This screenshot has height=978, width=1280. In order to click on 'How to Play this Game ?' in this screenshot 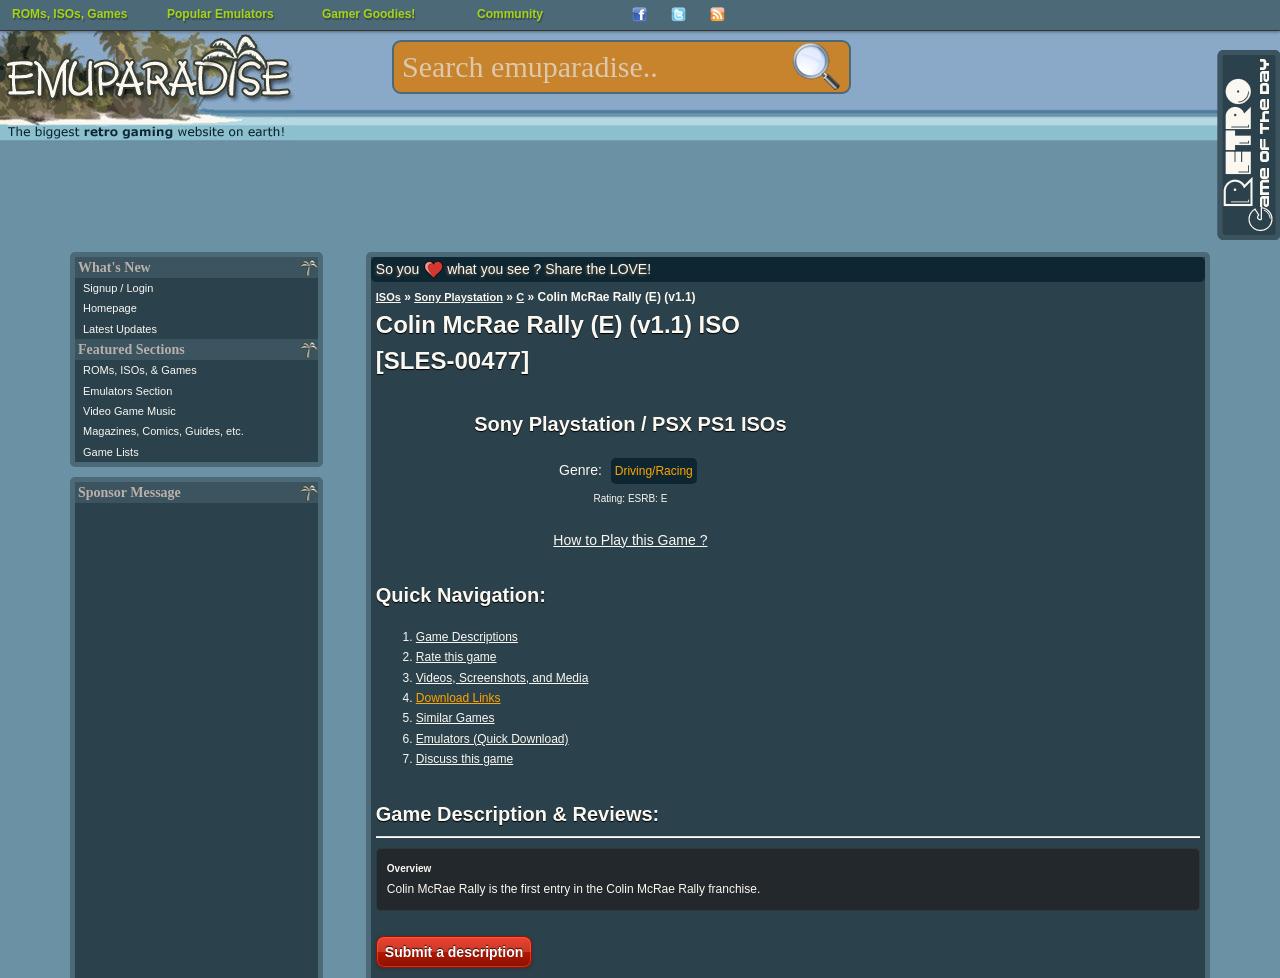, I will do `click(629, 538)`.